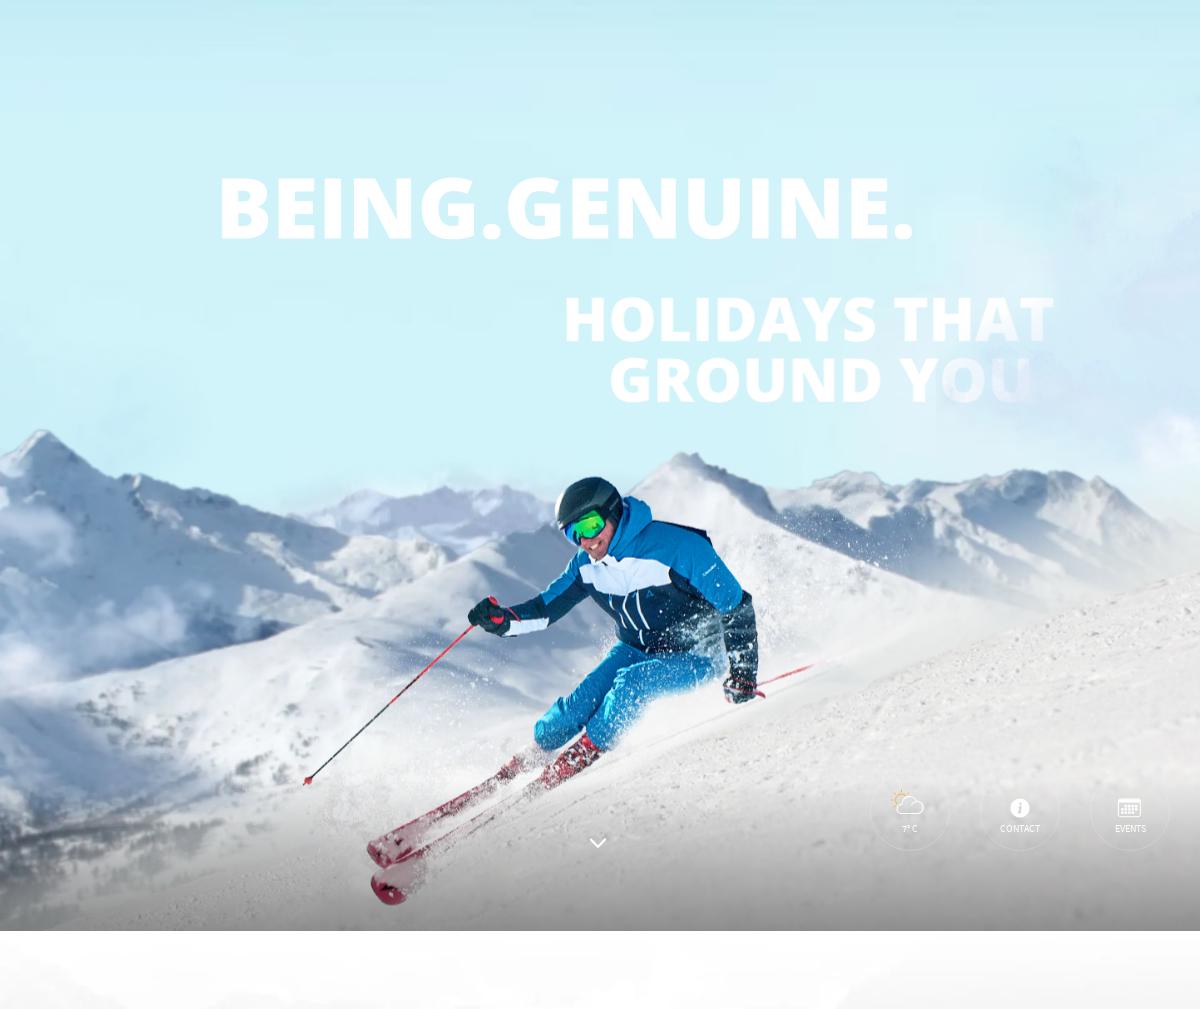 This screenshot has width=1200, height=1009. I want to click on 'privacy policy', so click(464, 776).